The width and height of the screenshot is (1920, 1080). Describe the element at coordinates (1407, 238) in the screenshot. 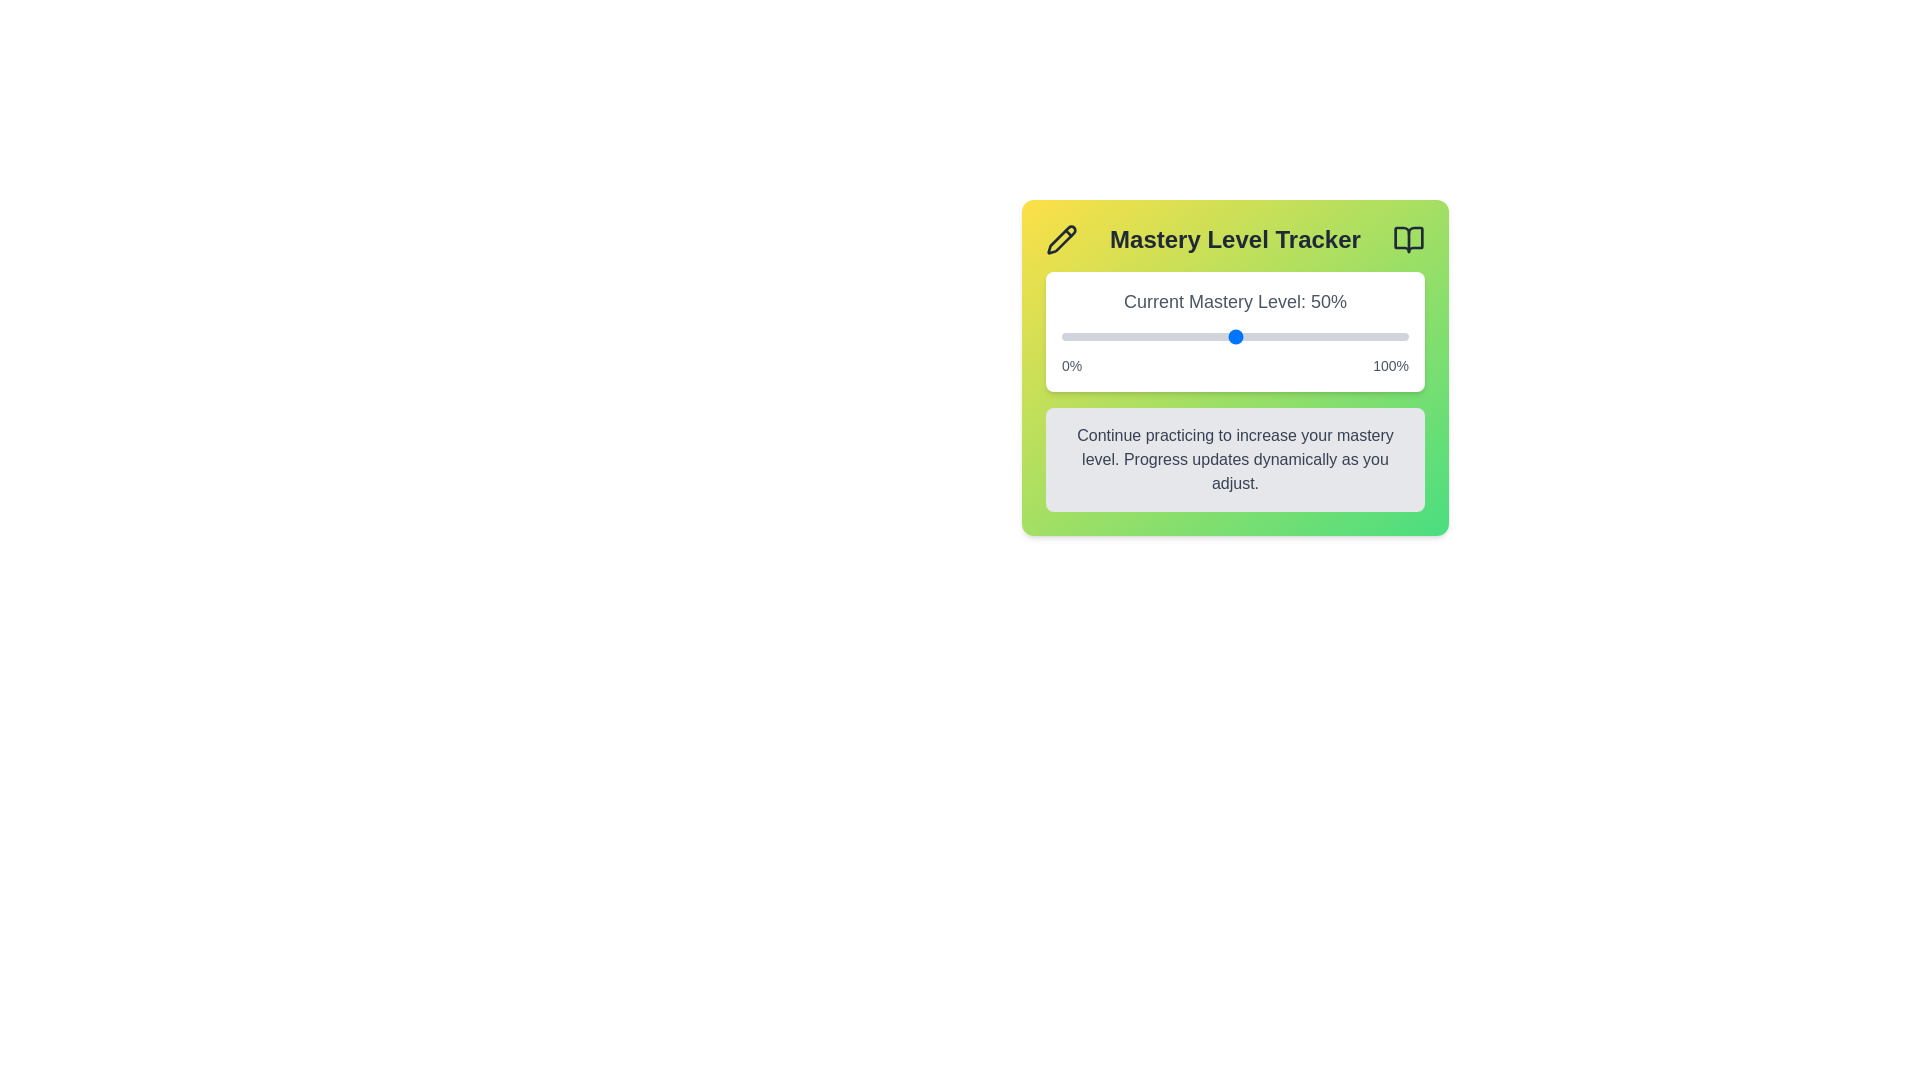

I see `the book icon to access additional information or resources` at that location.